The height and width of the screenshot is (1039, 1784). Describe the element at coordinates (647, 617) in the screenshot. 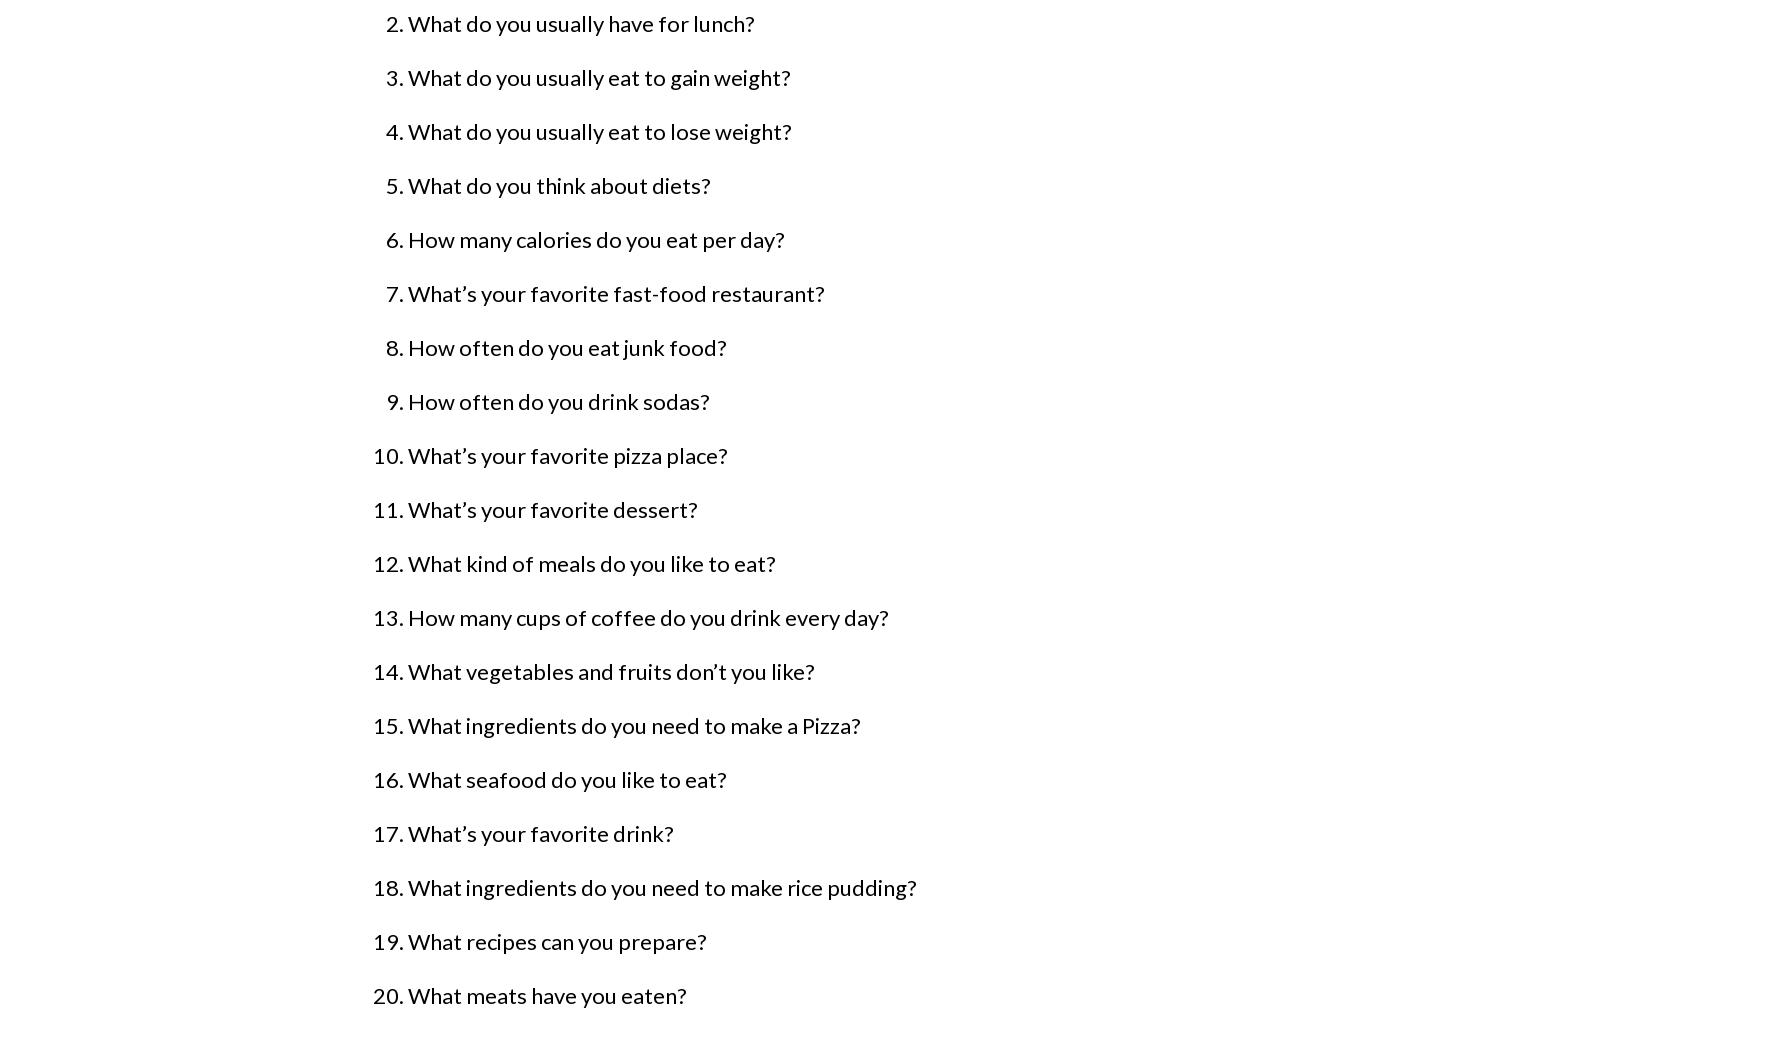

I see `'How many cups of
coffee do you drink every day?'` at that location.